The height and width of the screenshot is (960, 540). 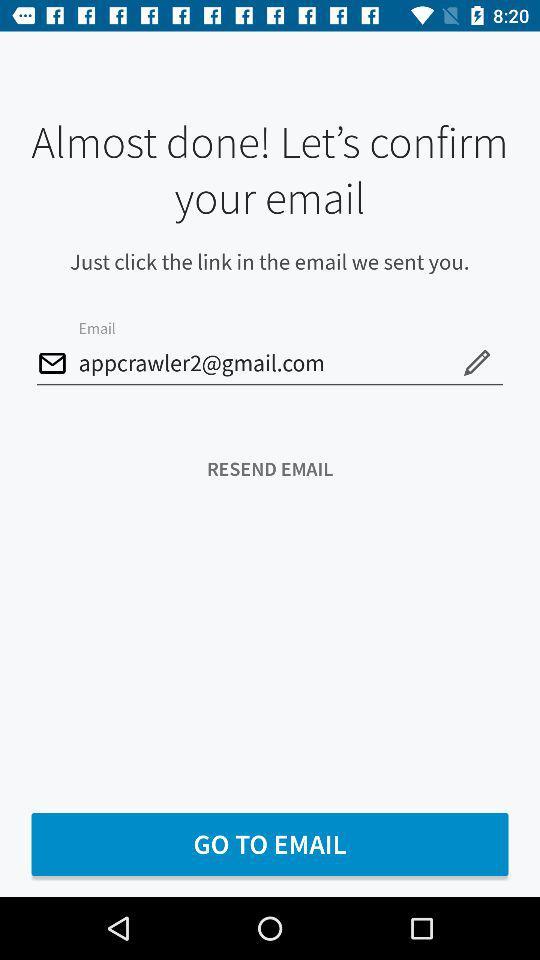 I want to click on icon above resend email, so click(x=475, y=361).